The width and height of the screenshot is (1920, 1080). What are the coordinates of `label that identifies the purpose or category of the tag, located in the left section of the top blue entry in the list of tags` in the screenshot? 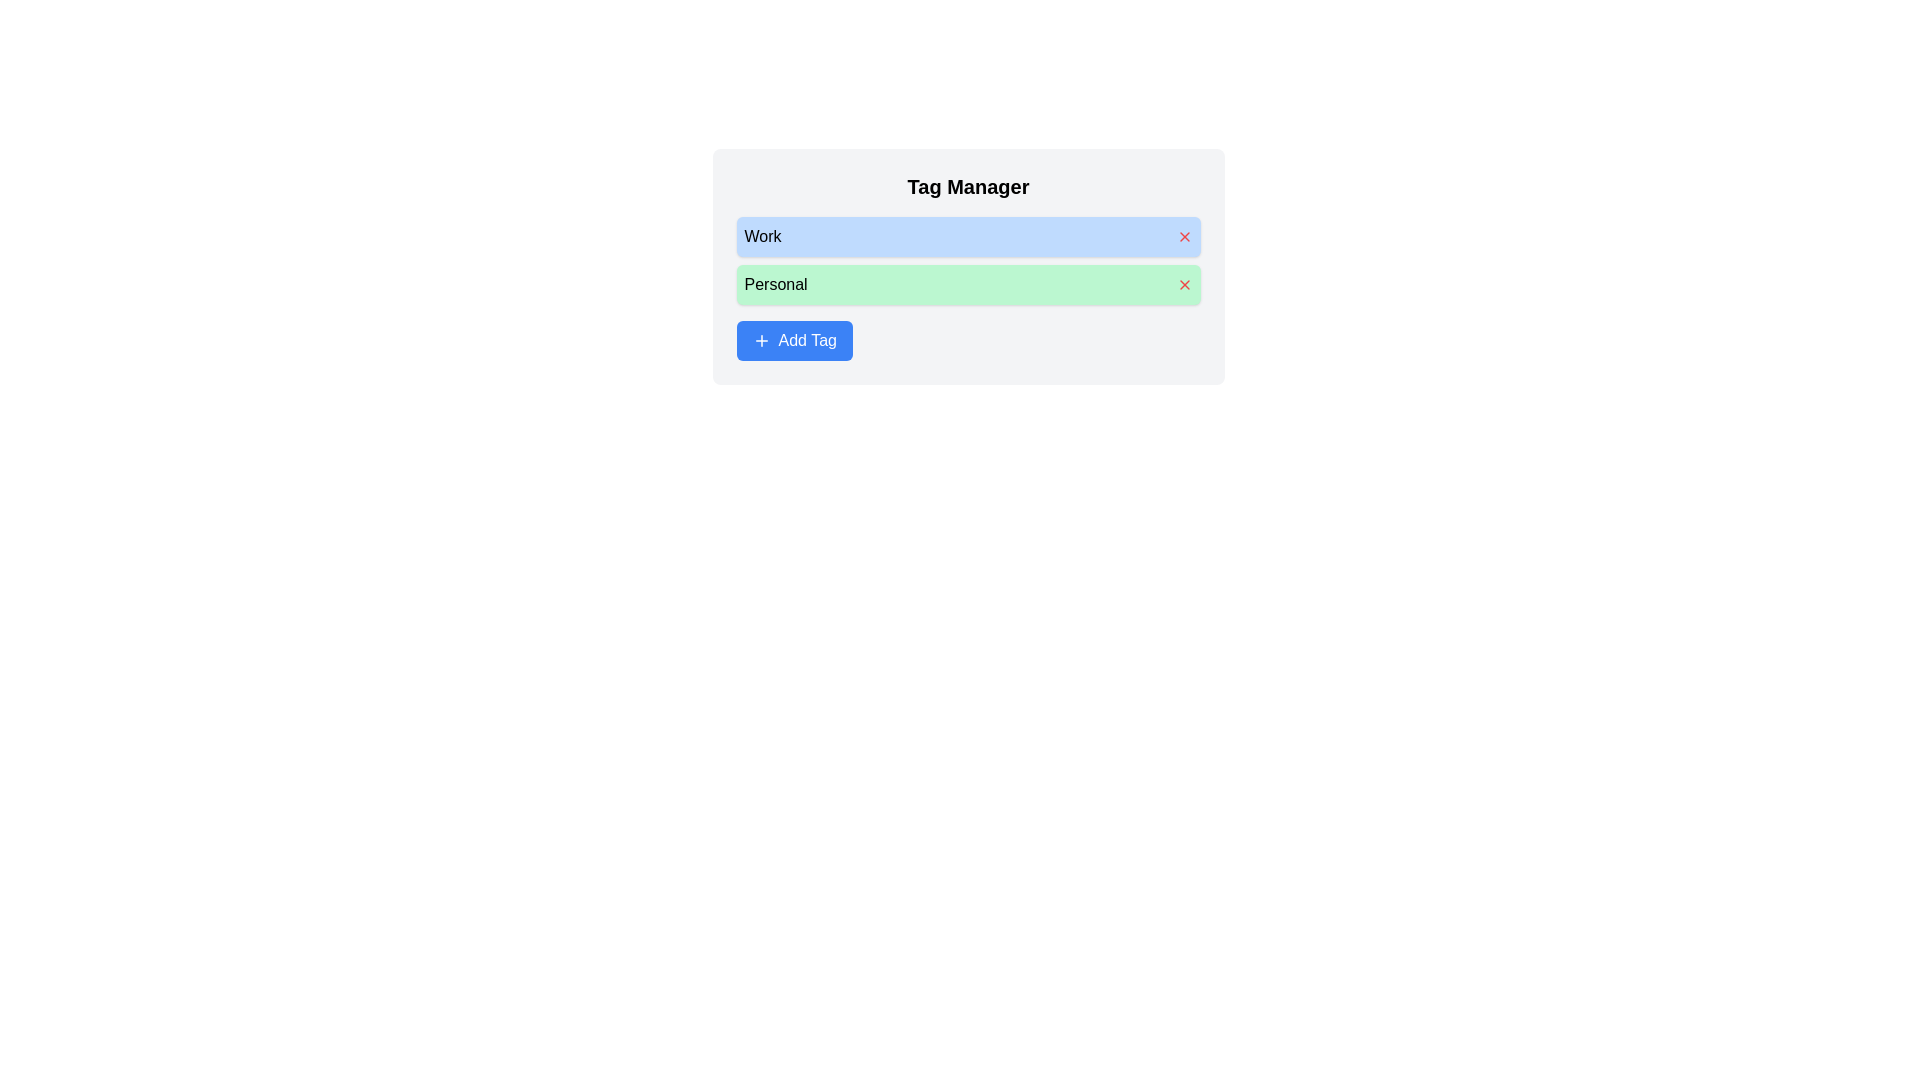 It's located at (762, 235).